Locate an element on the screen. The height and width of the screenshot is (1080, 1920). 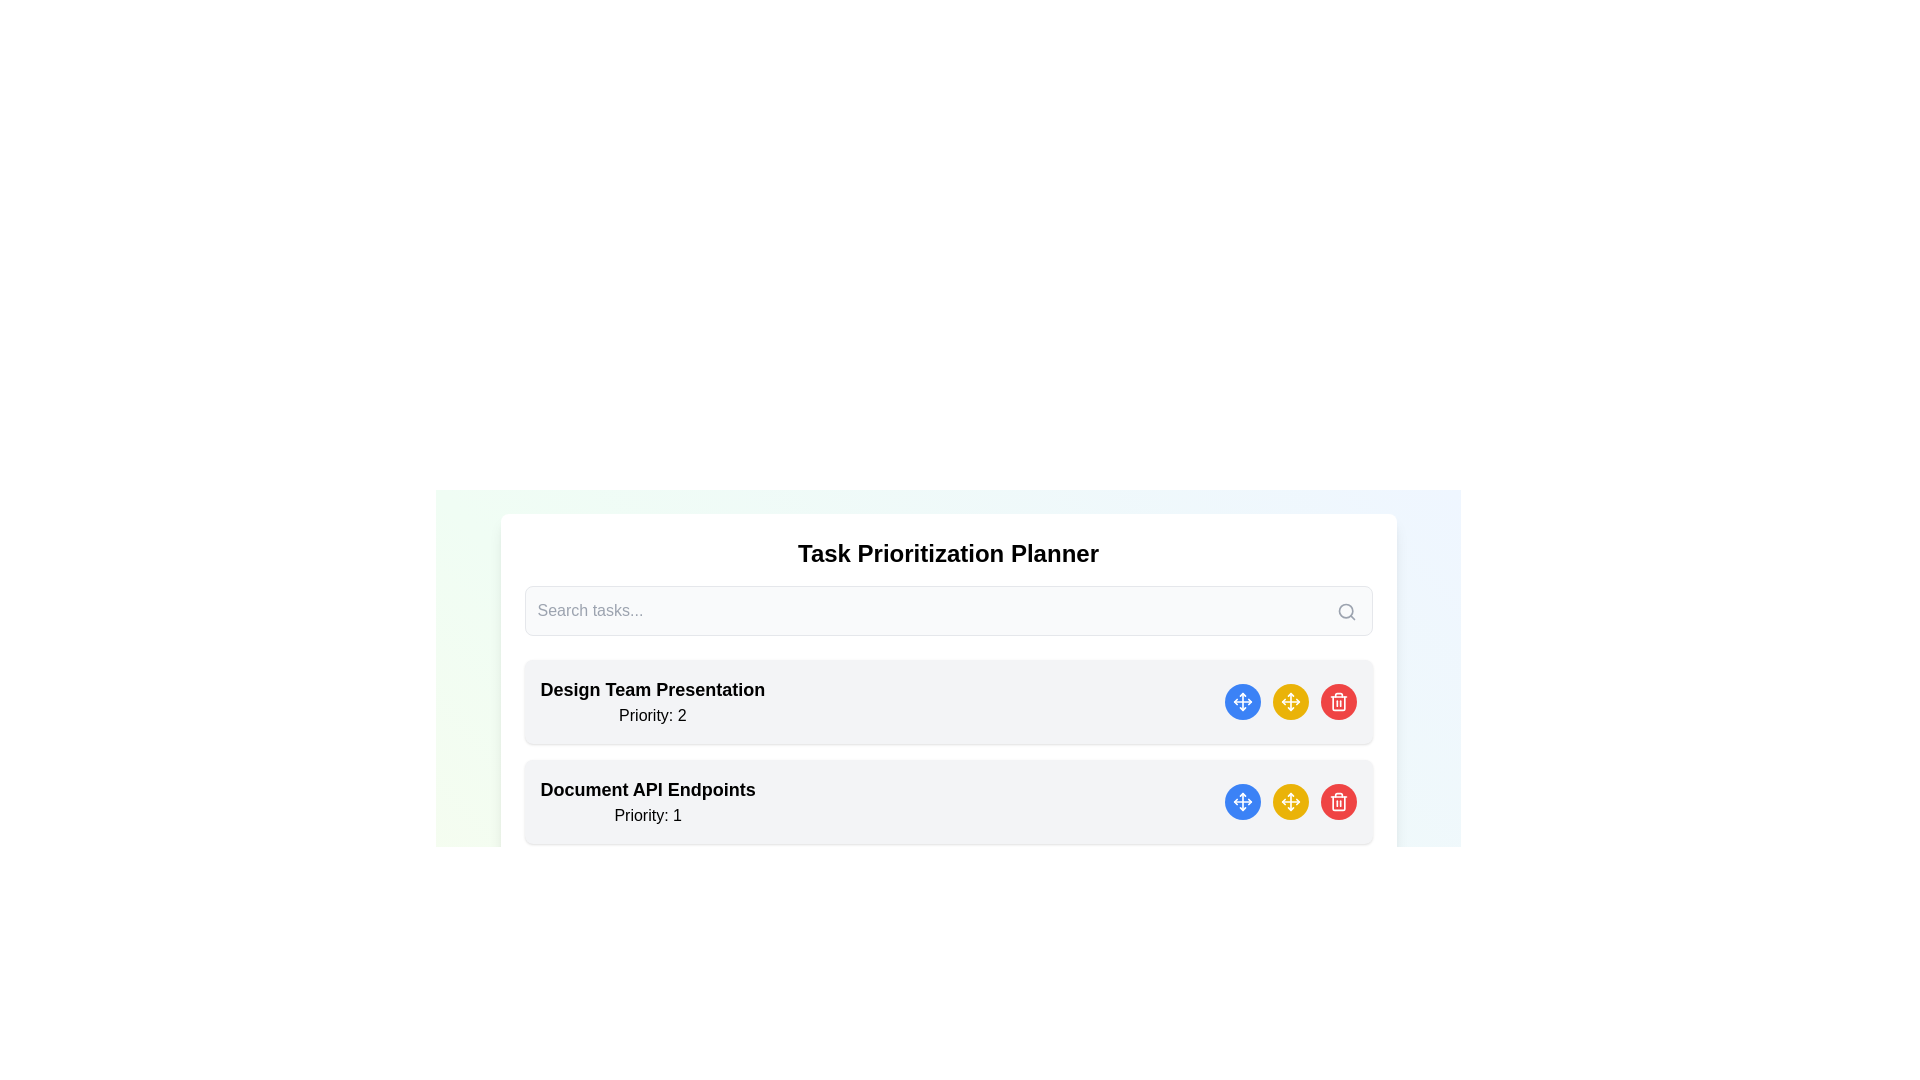
the trash bin icon button located in the bottom-right corner of the 'Document API Endpoints' task item is located at coordinates (1338, 701).